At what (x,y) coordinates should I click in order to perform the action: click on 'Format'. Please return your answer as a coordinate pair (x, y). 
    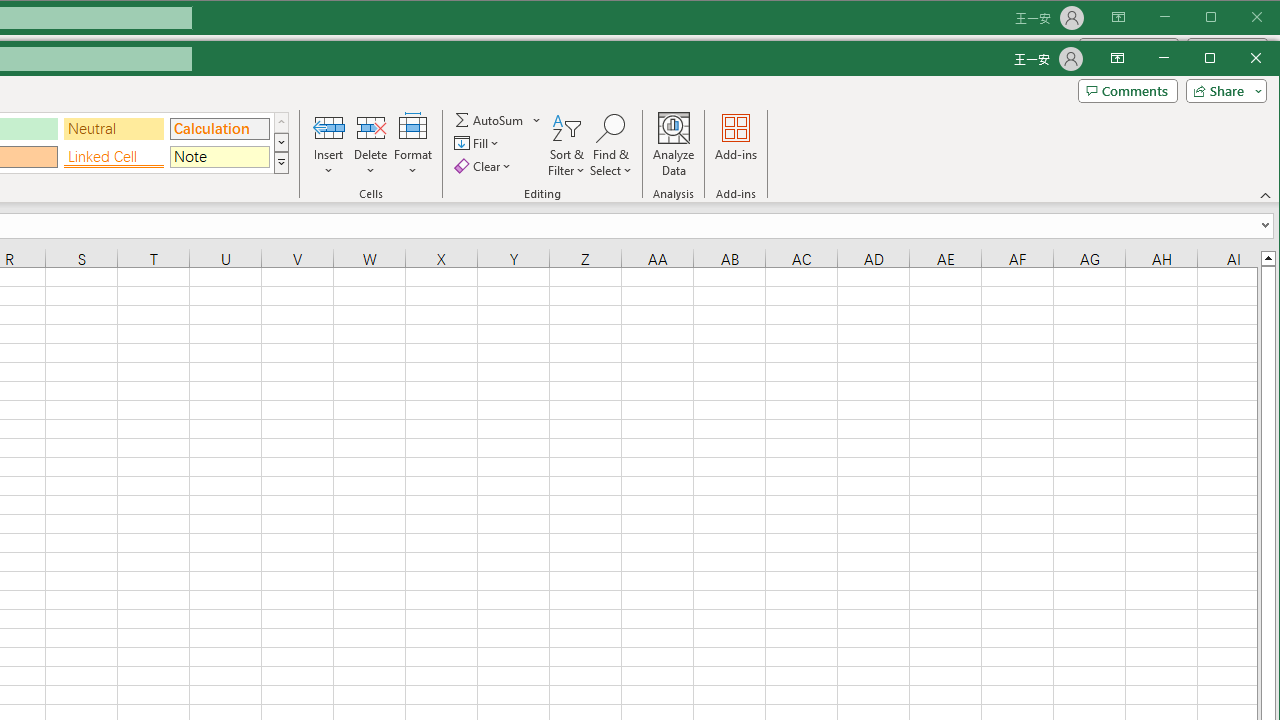
    Looking at the image, I should click on (412, 144).